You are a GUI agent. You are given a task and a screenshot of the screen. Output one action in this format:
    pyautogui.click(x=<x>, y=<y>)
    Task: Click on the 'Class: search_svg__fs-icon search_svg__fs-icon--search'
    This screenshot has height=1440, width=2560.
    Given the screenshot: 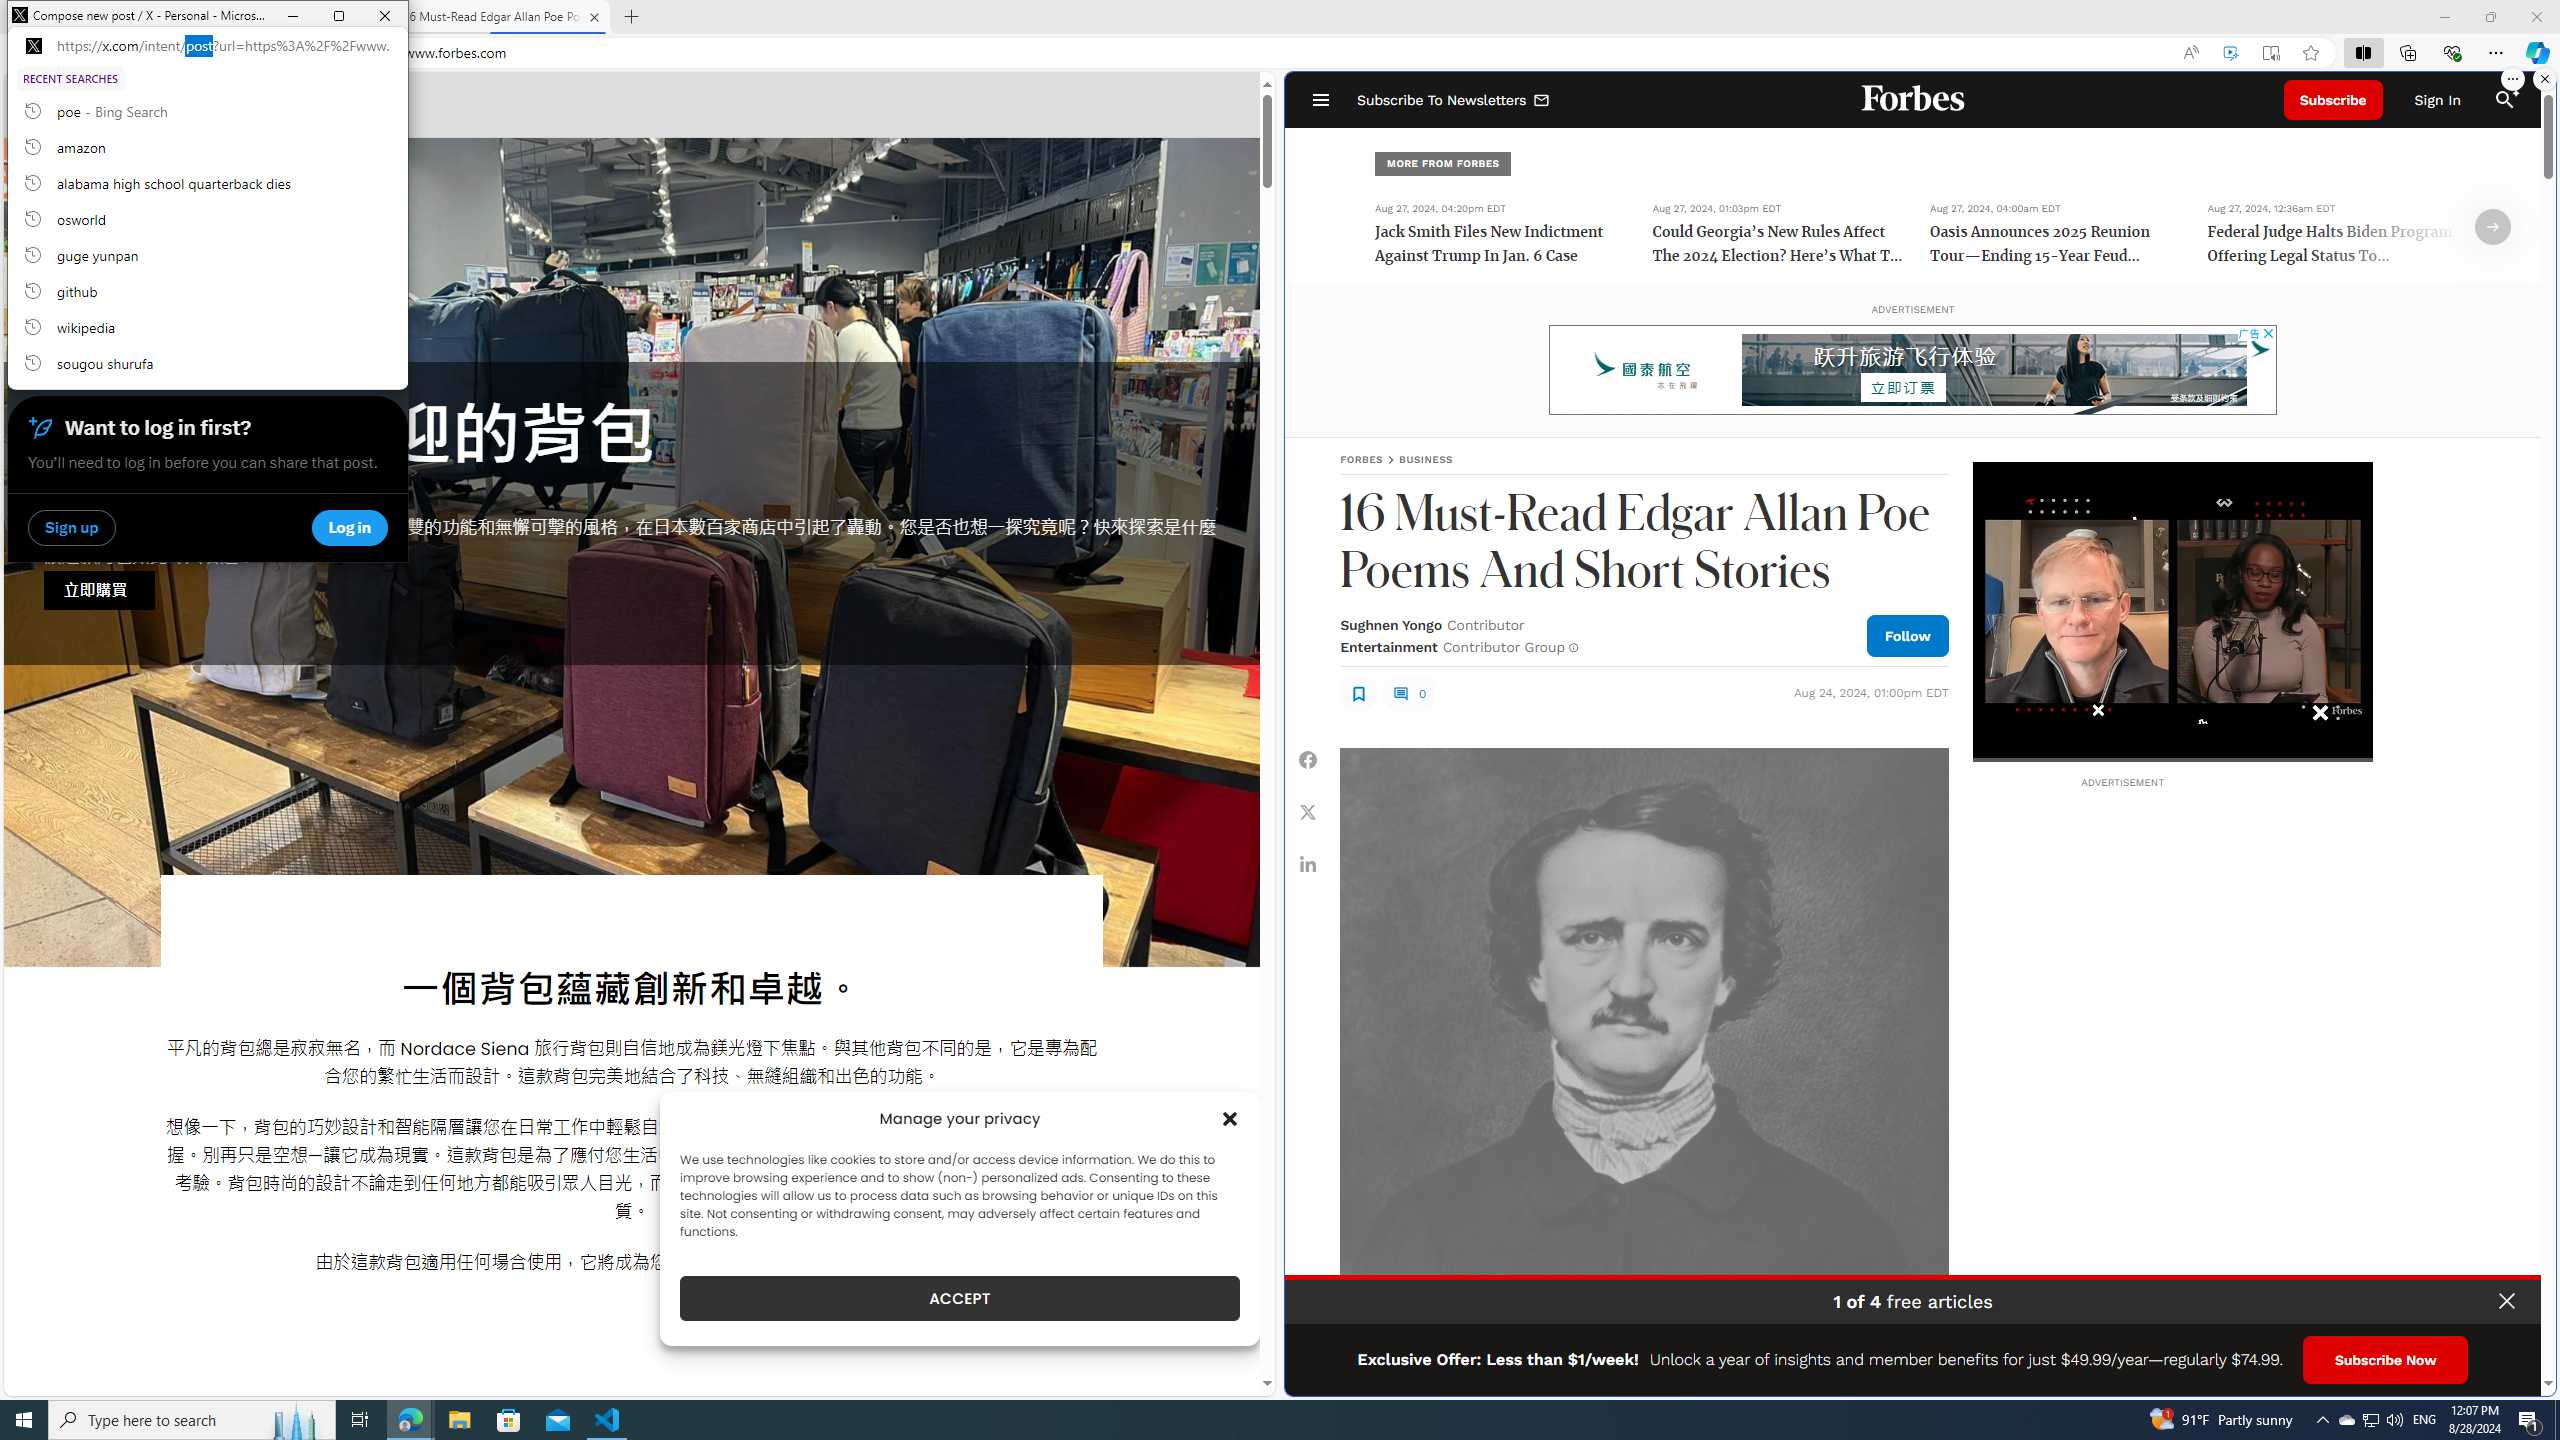 What is the action you would take?
    pyautogui.click(x=2503, y=99)
    